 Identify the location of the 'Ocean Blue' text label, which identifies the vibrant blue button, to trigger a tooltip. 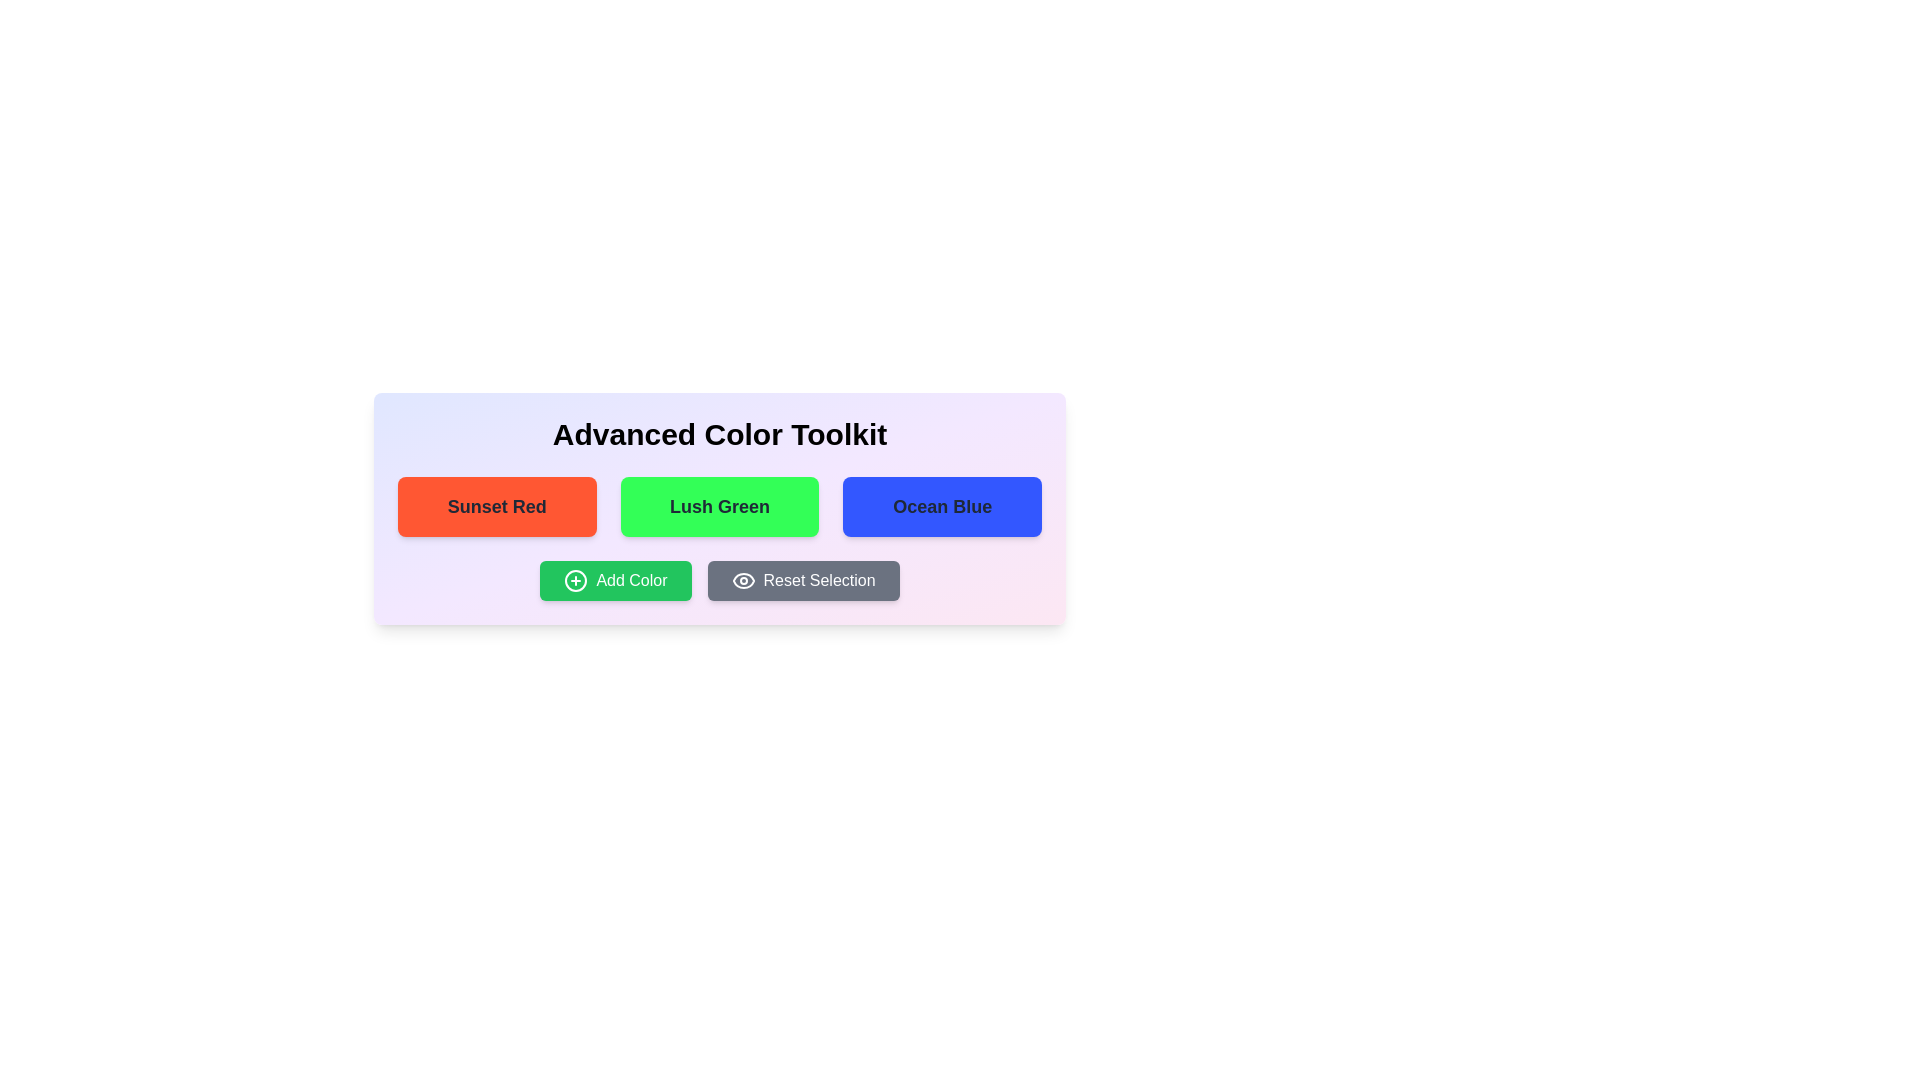
(941, 505).